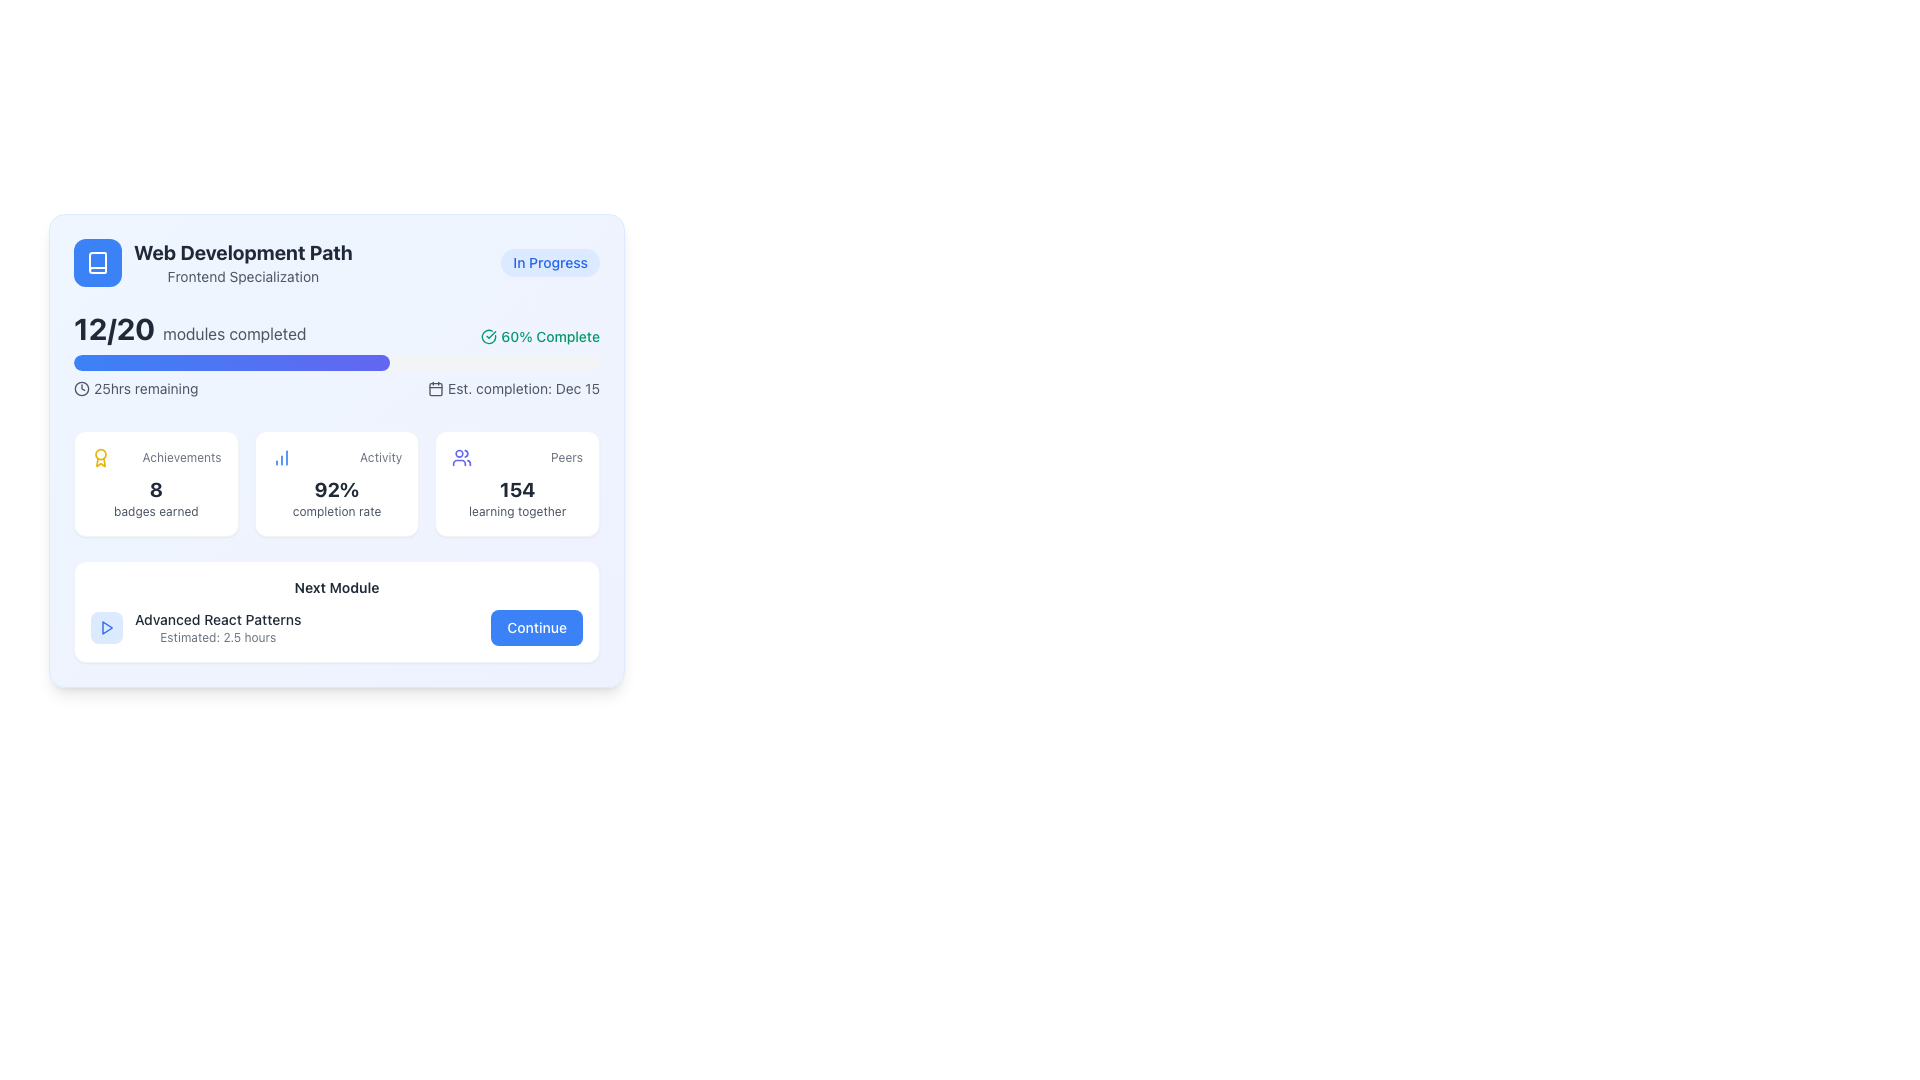 This screenshot has height=1080, width=1920. Describe the element at coordinates (218, 619) in the screenshot. I see `the static text that serves as a title or descriptor for the next module in the learning interface, located near the bottom-left corner of the 'Next Module' card` at that location.